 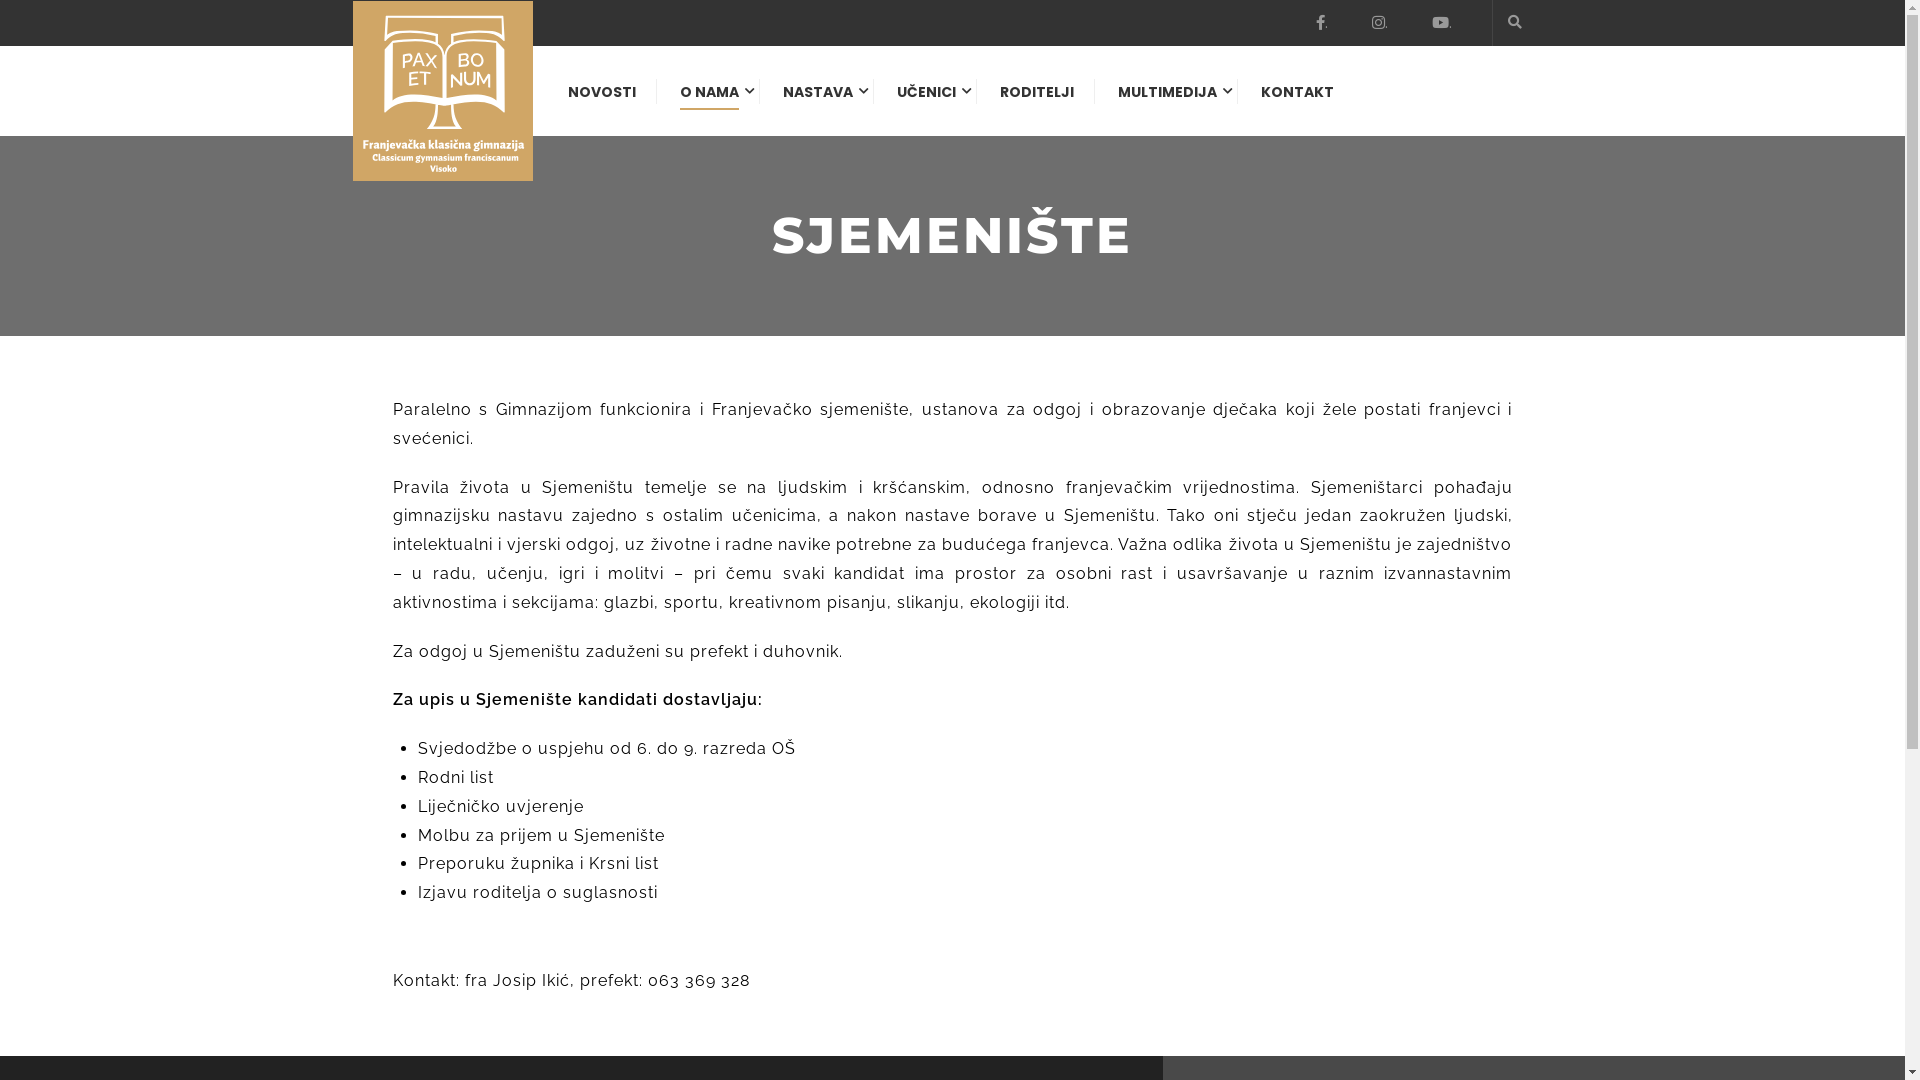 I want to click on 'NOVOSTI', so click(x=547, y=100).